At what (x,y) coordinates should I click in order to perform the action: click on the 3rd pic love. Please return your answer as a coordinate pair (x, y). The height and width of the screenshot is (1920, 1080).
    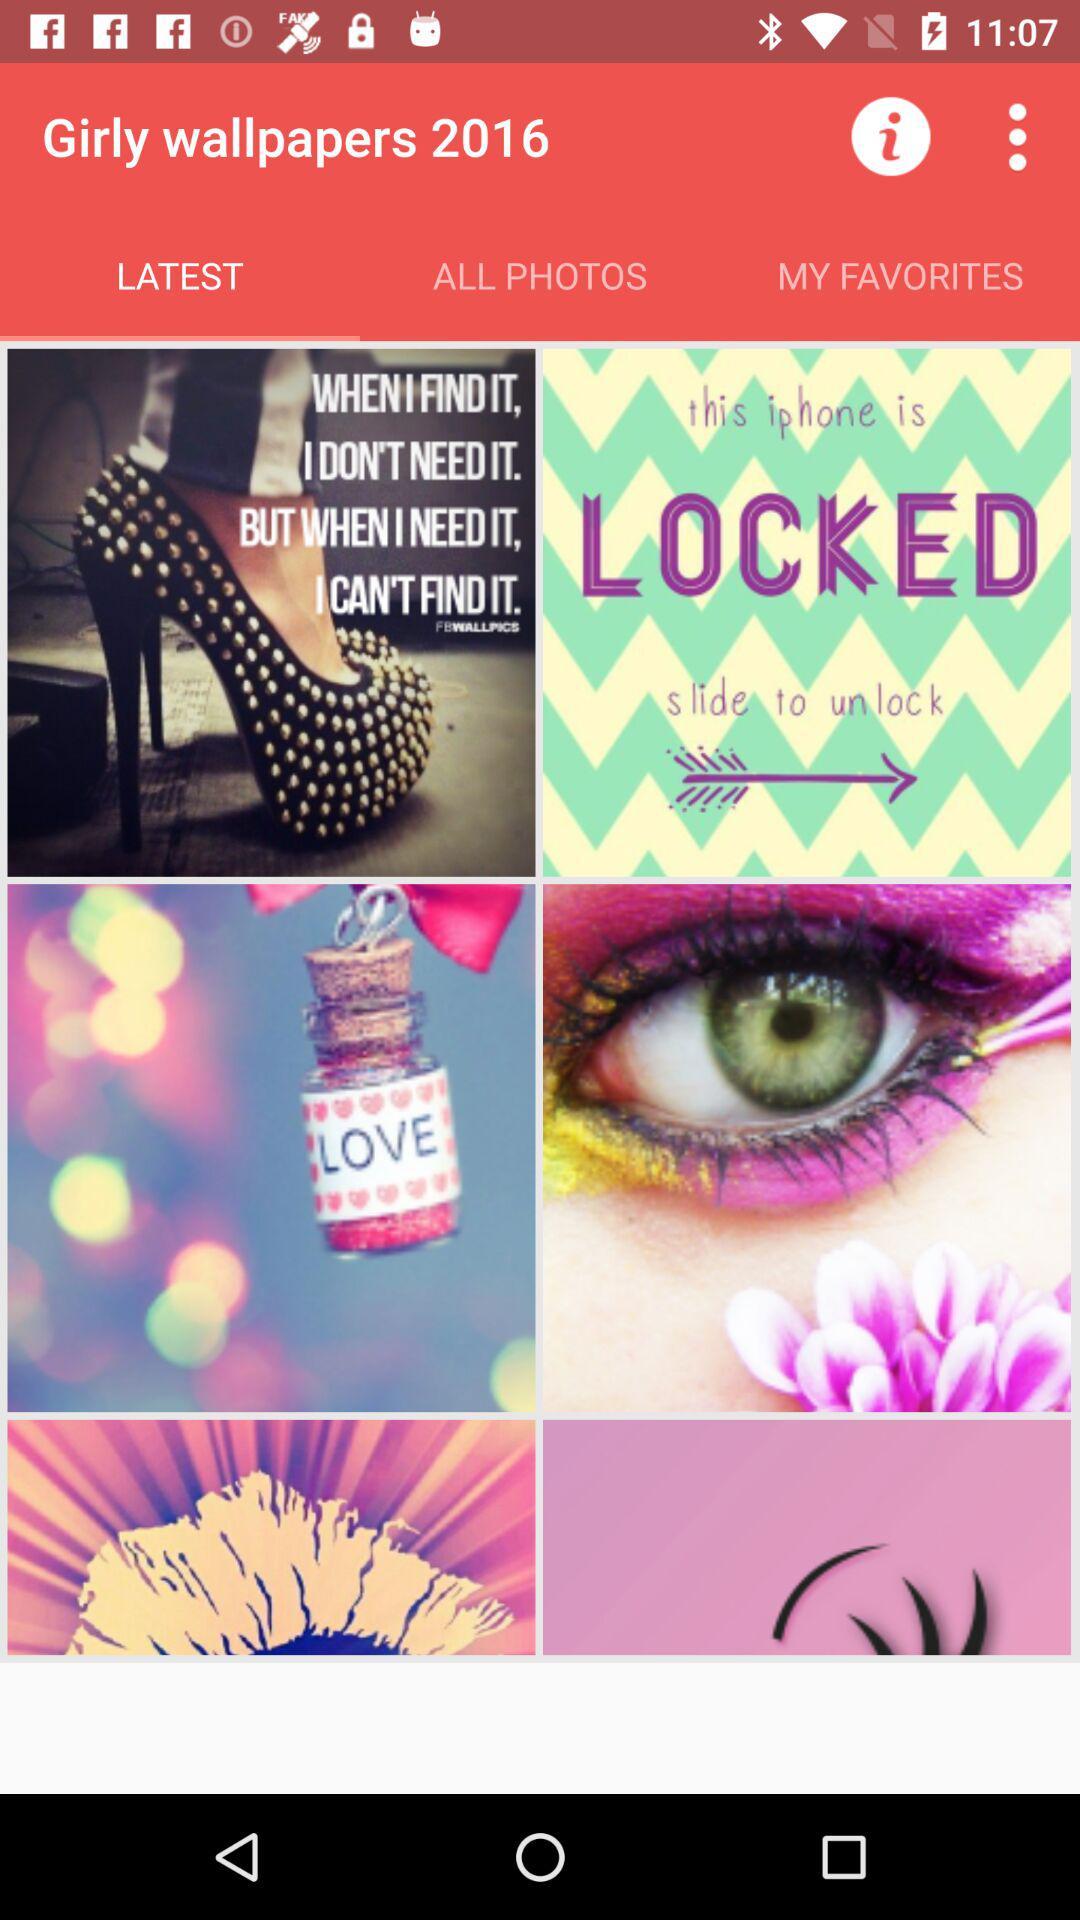
    Looking at the image, I should click on (272, 1147).